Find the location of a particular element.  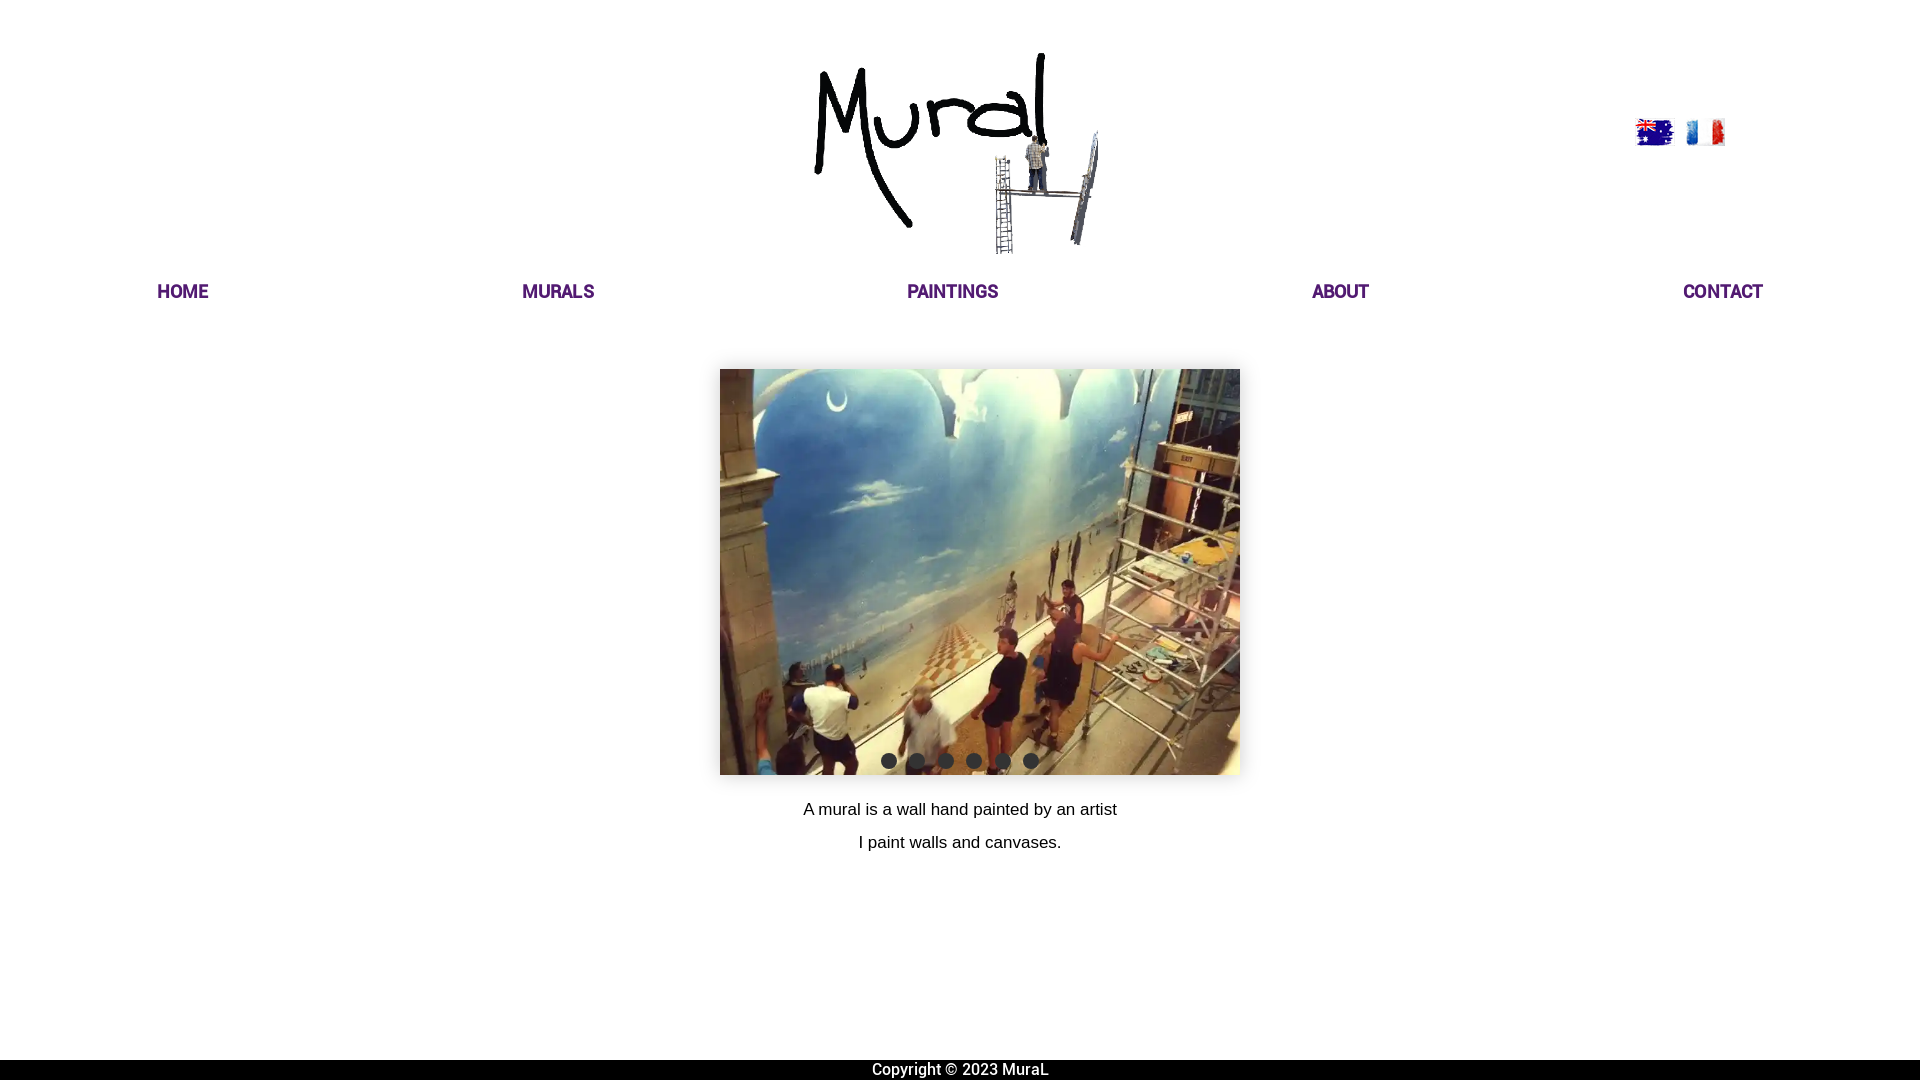

'english' is located at coordinates (1655, 132).